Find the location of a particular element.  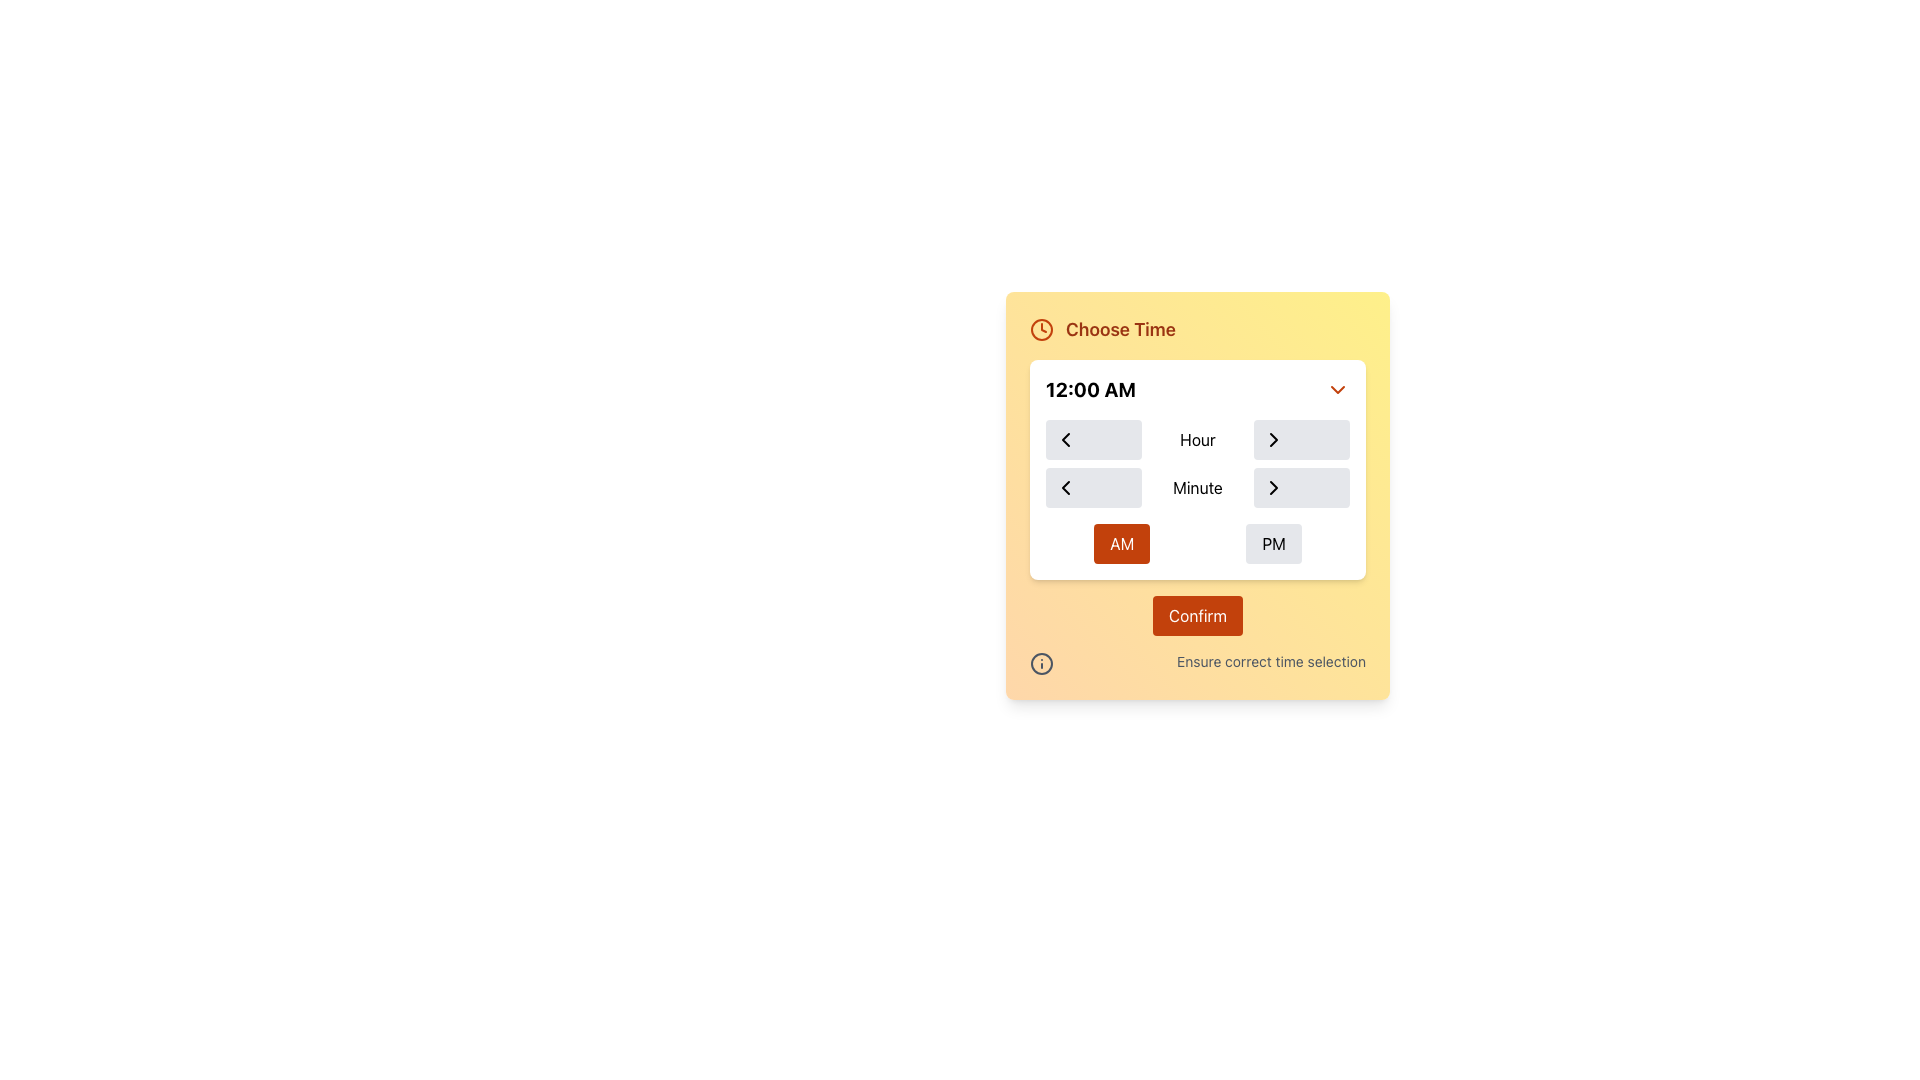

the chevron button located on the right-hand side of the 'Minute' input field in the time selection interface, which increments the value by one unit is located at coordinates (1272, 488).